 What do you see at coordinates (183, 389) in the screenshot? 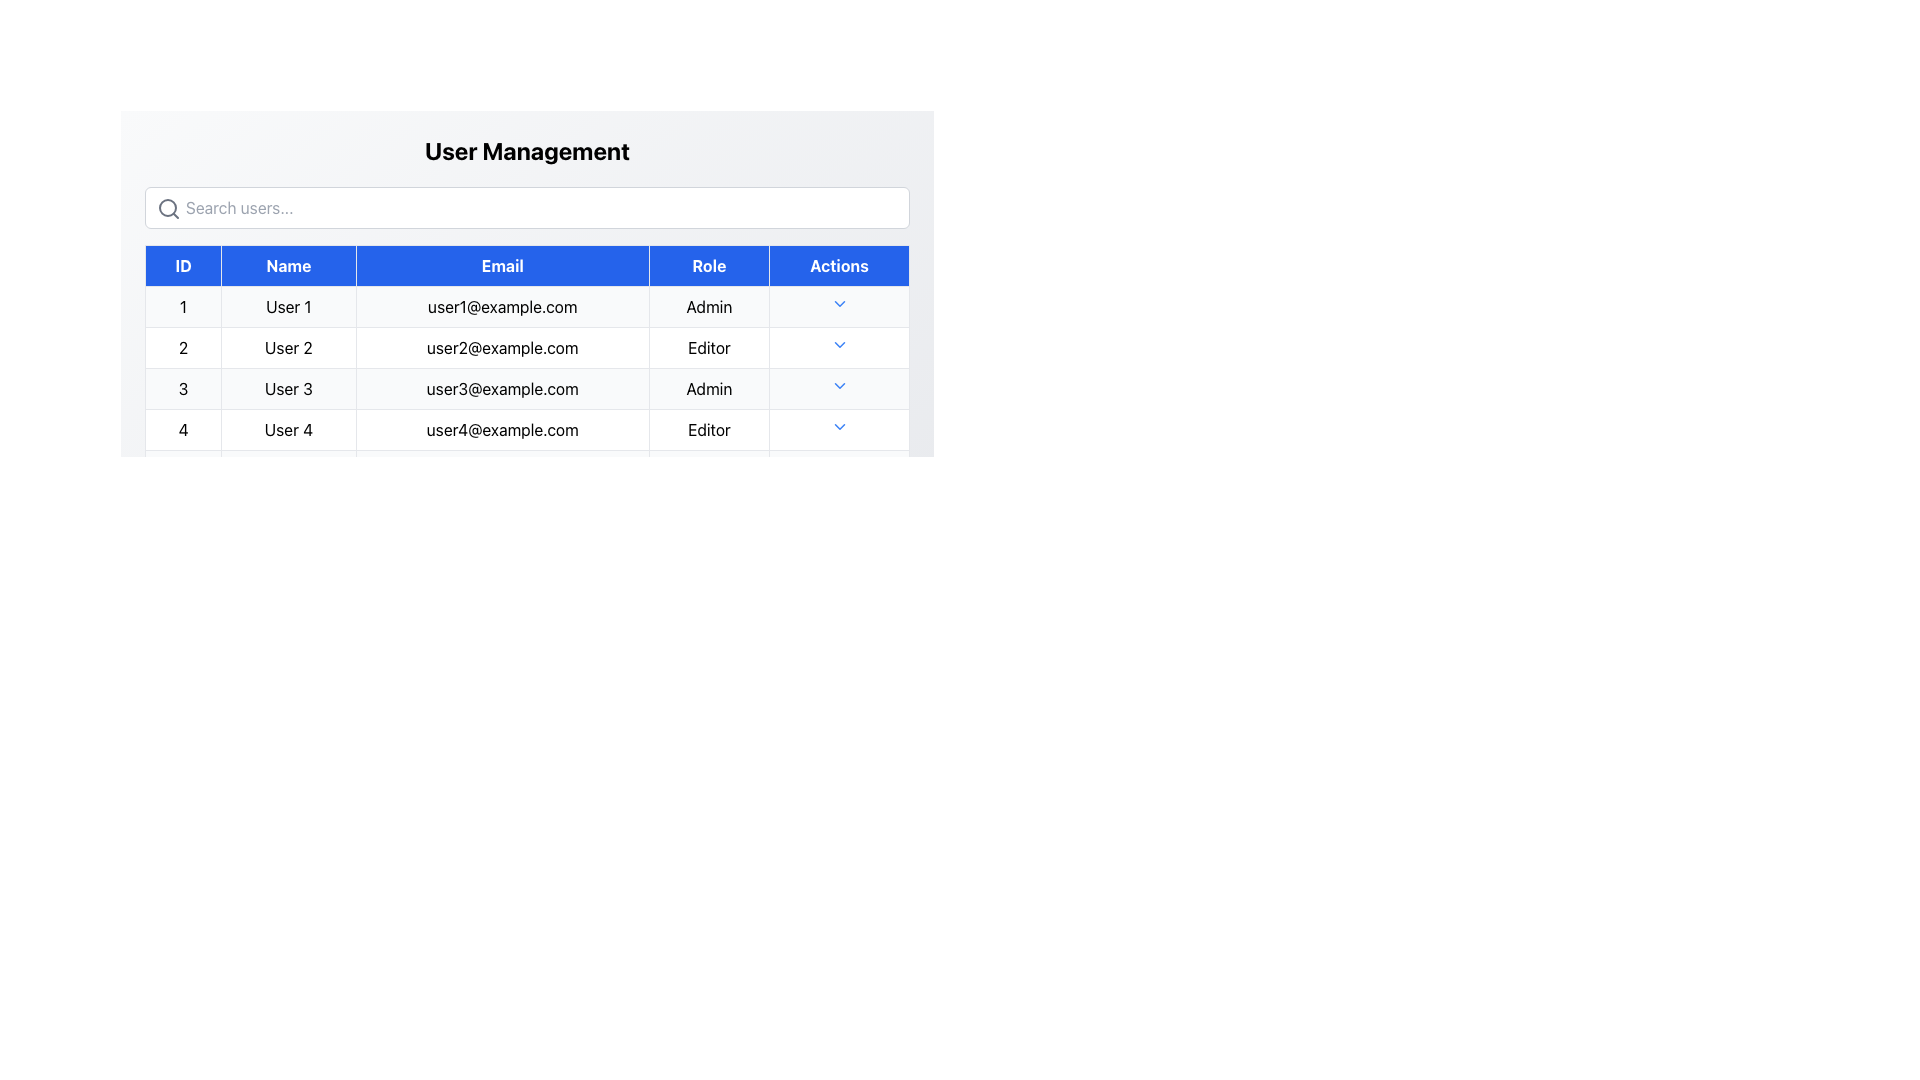
I see `the numerical digit '3' inside the bordered cell in the 'ID' column of the table, which corresponds to 'User 3'` at bounding box center [183, 389].